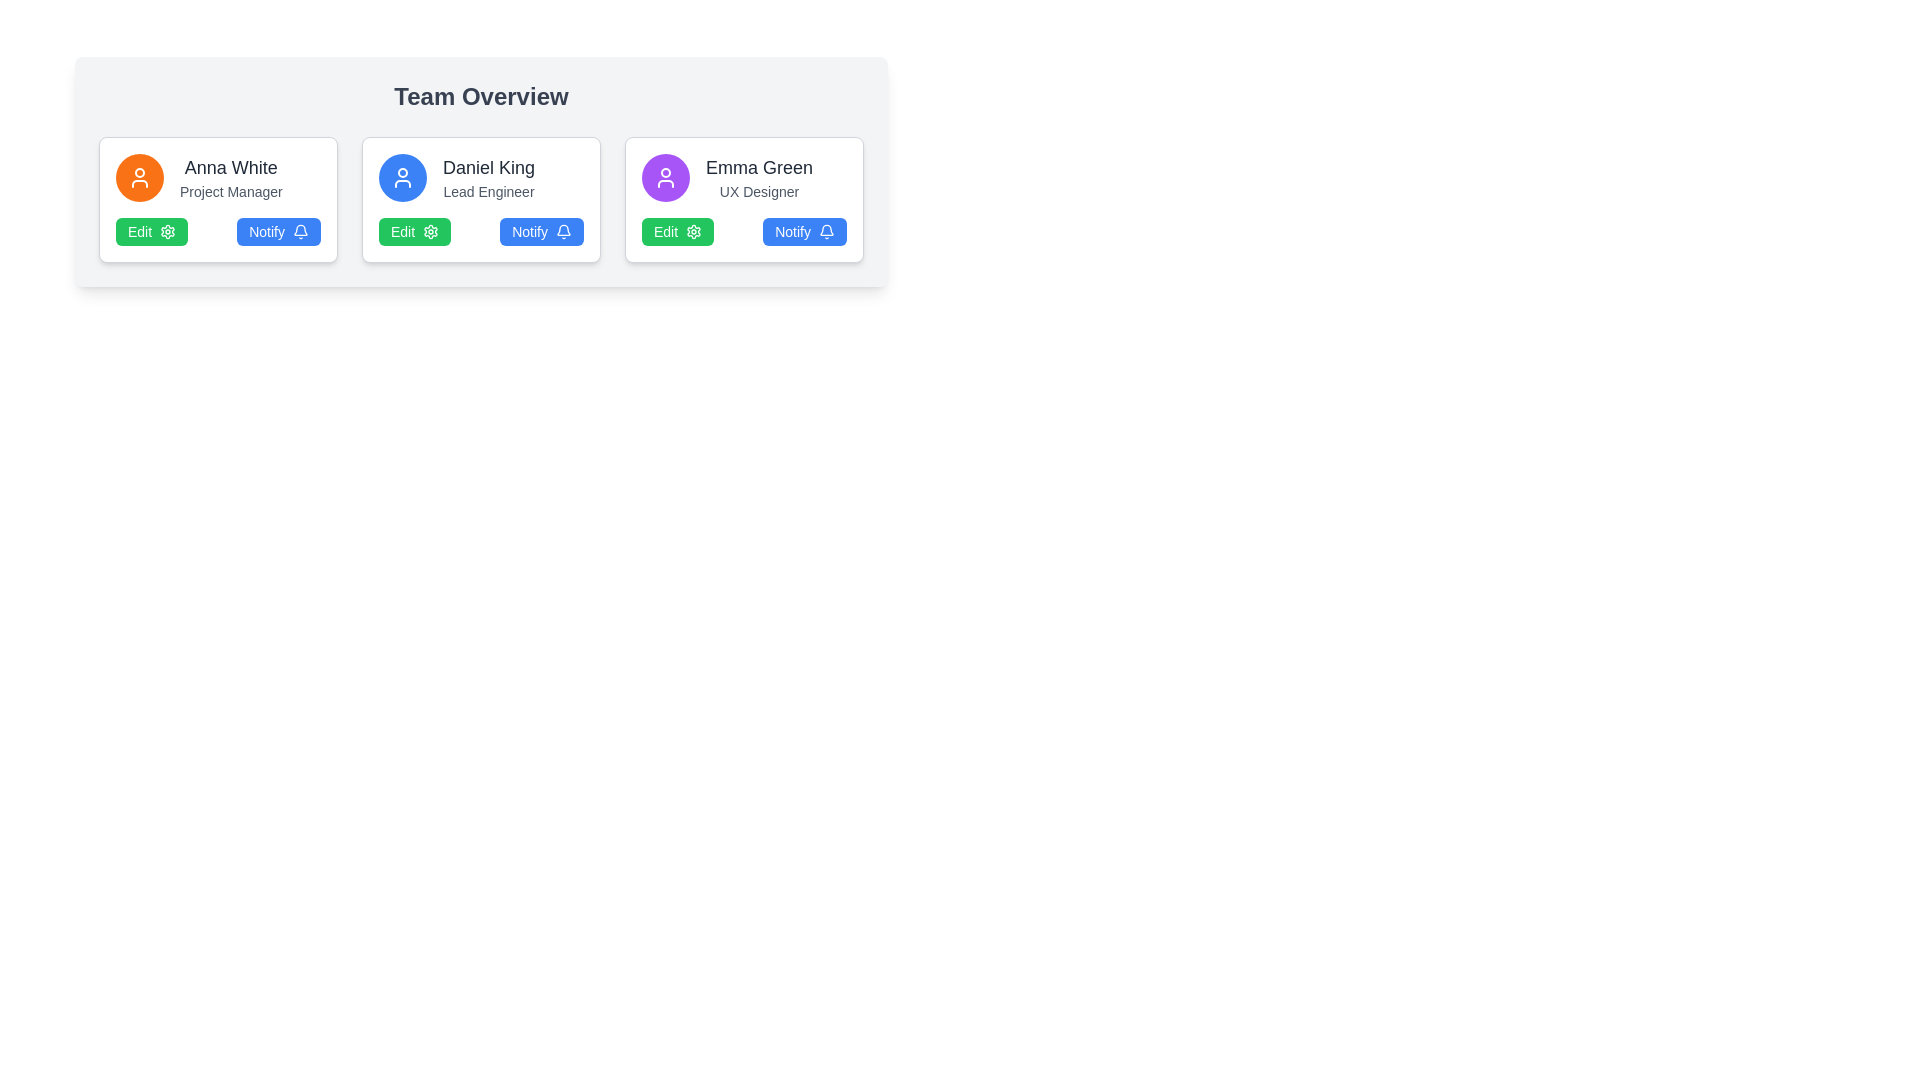 The height and width of the screenshot is (1080, 1920). I want to click on 'Project Manager' label located below the 'Anna White' title within the first card of a three-card layout, so click(231, 192).